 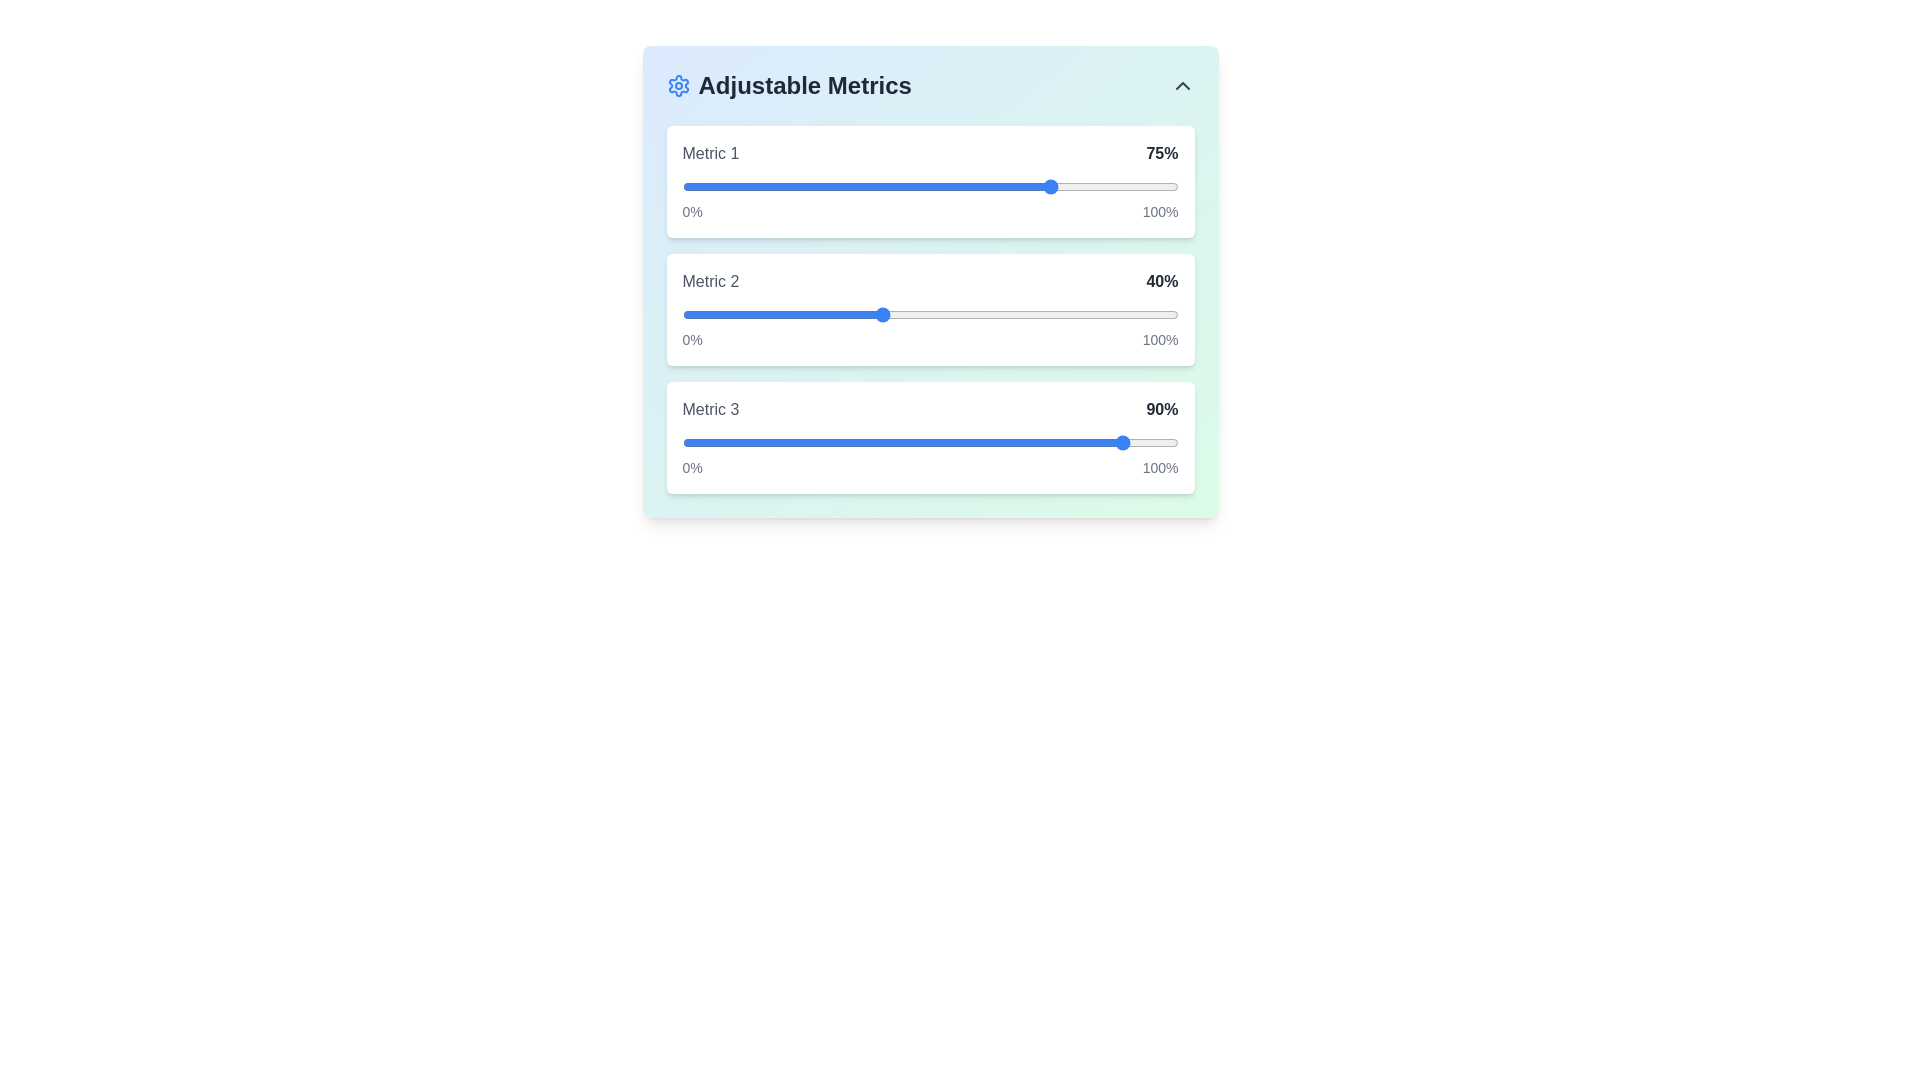 I want to click on the Slider for 'Metric 2' which is visually represented between 'Metric 1' above and 'Metric 3' below, allowing for interactive value adjustment between 0% and 100%, so click(x=929, y=315).